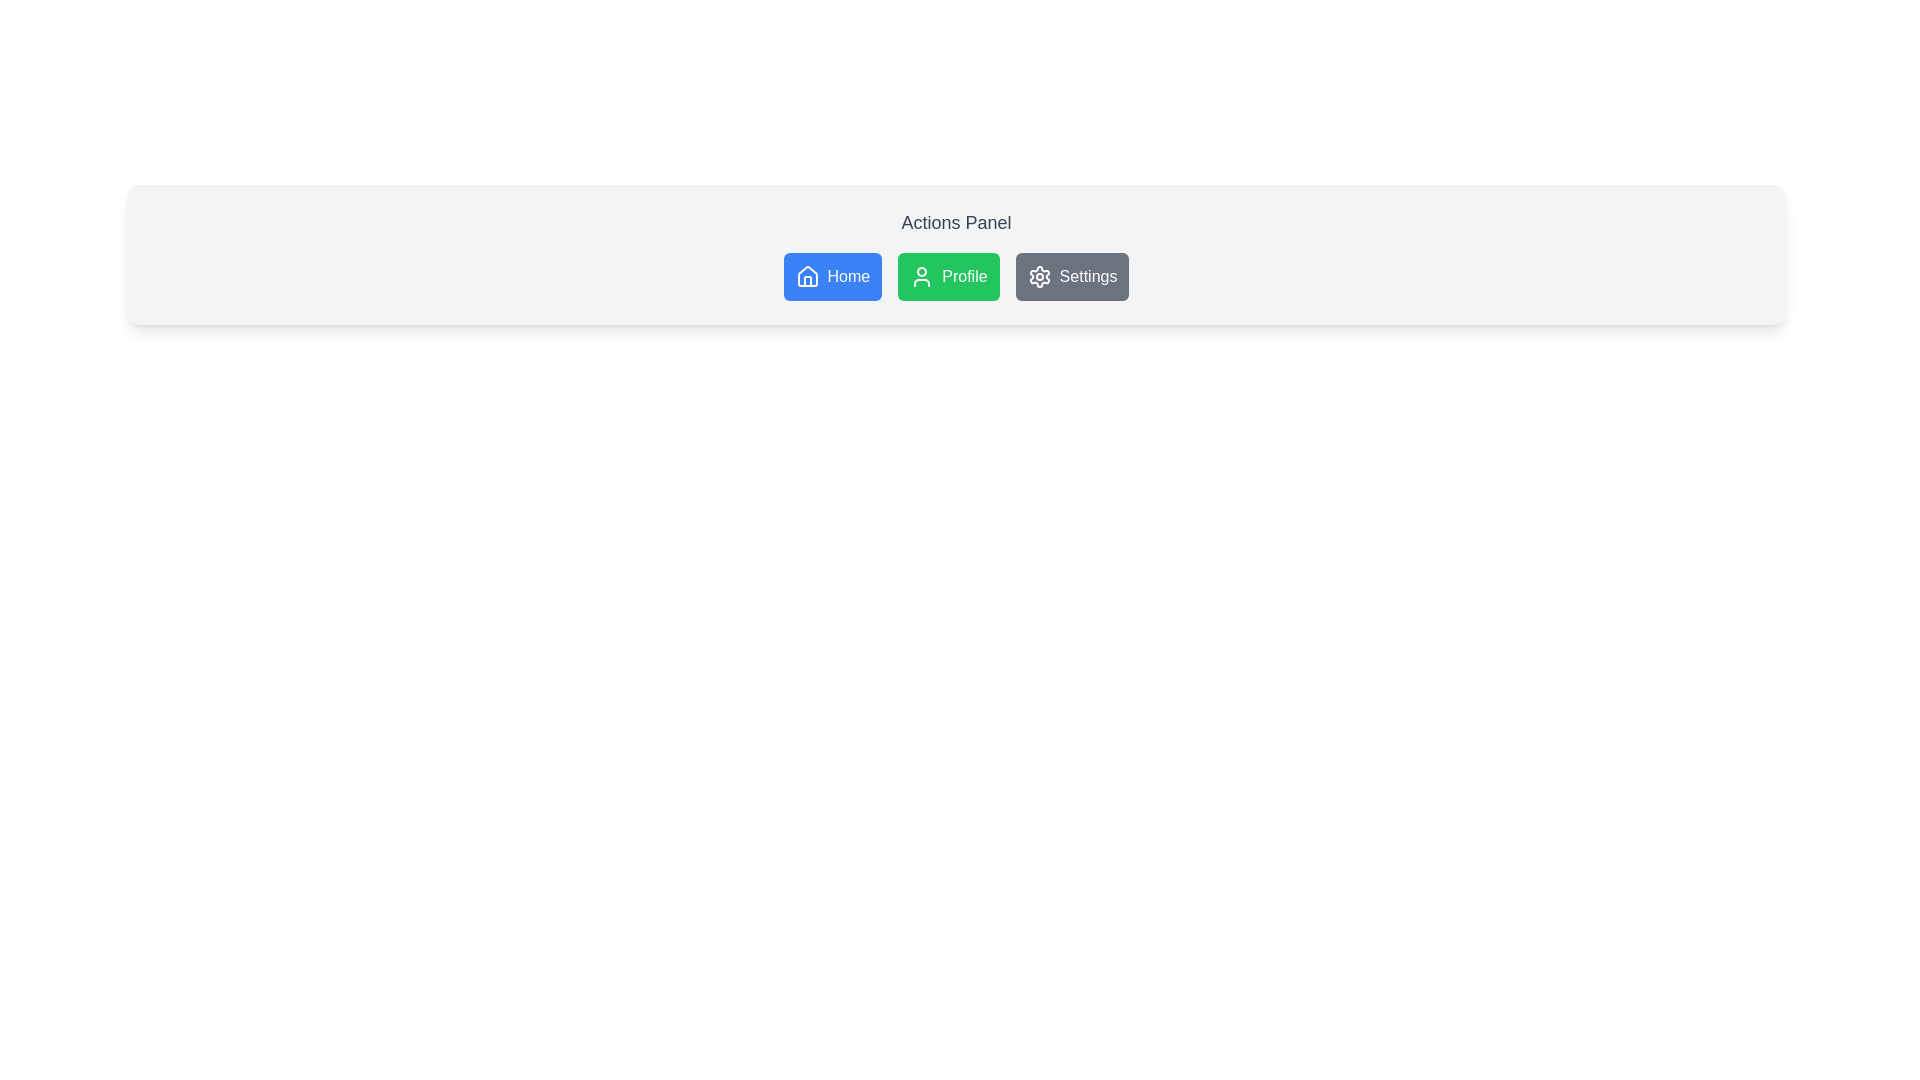  I want to click on the user profile silhouette icon located inside the green 'Profile' button in the Actions Panel, so click(921, 277).